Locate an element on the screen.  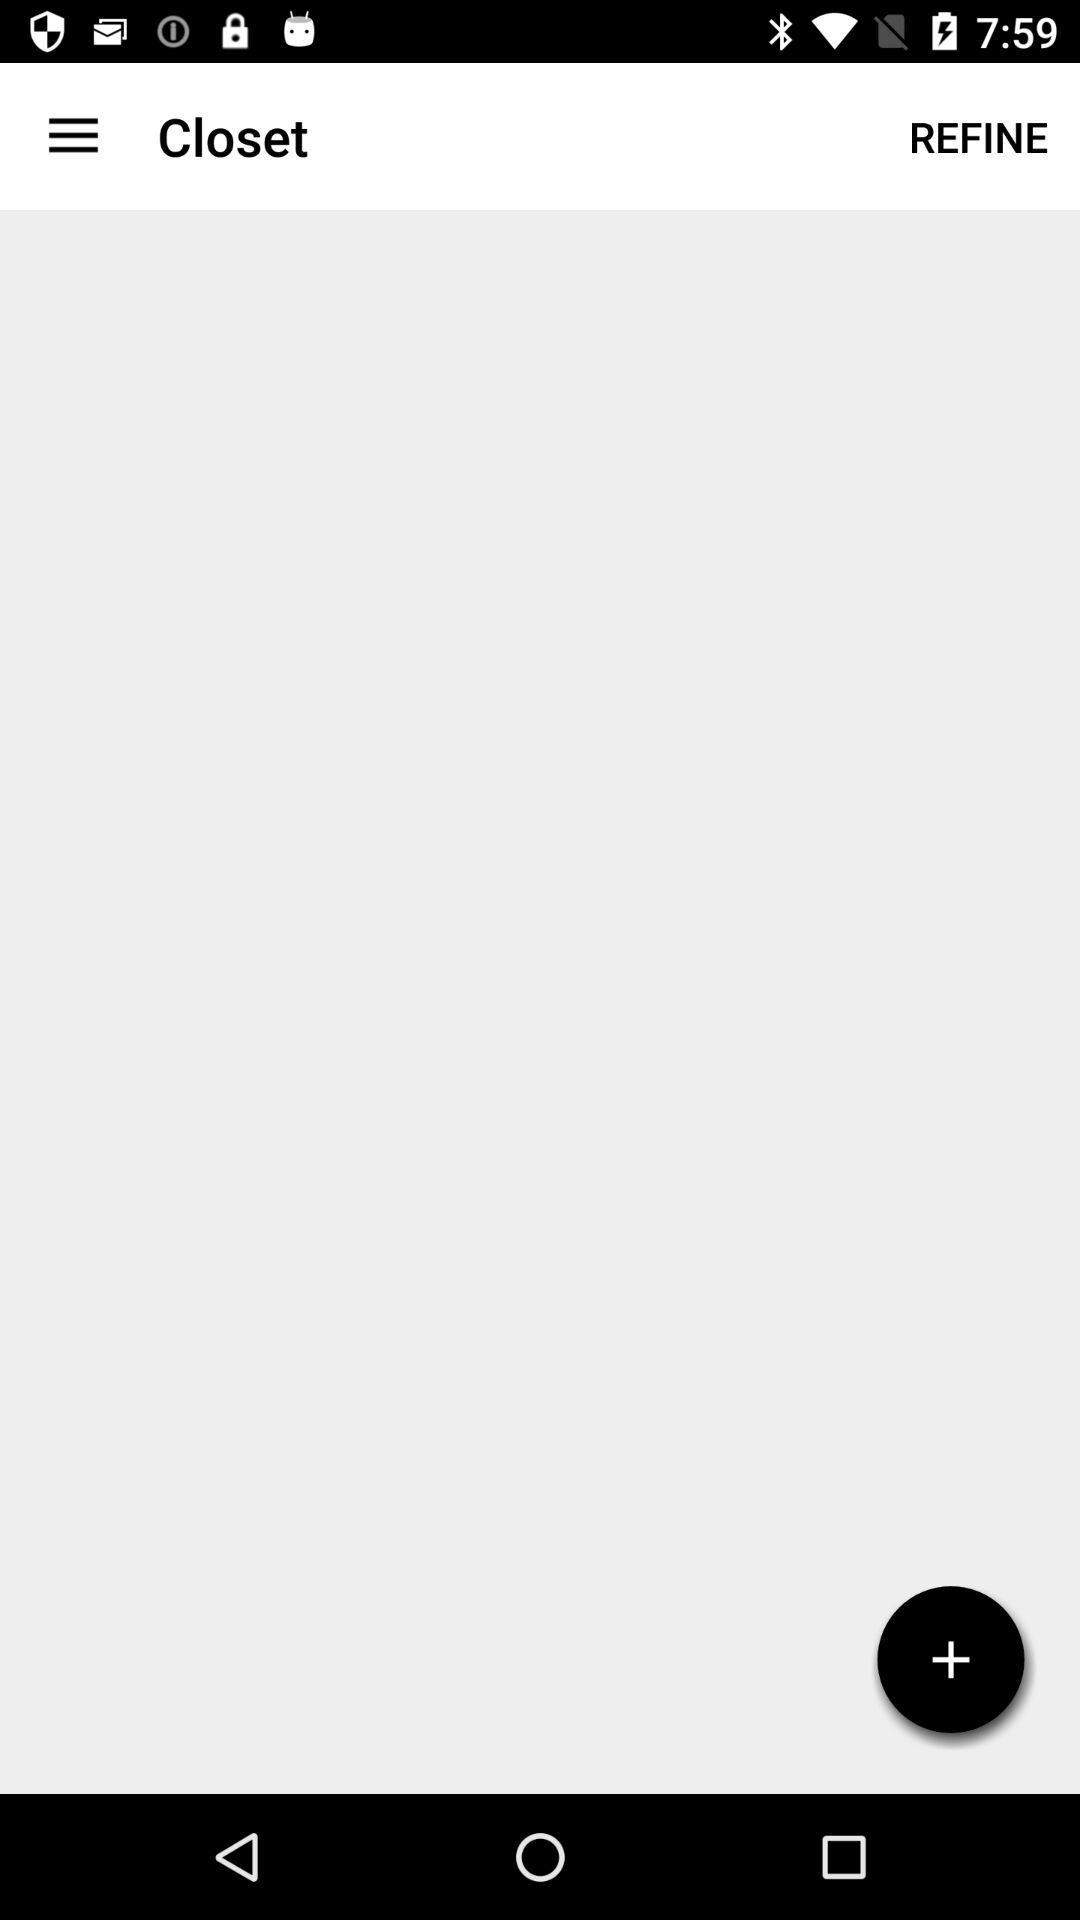
the refine item is located at coordinates (977, 135).